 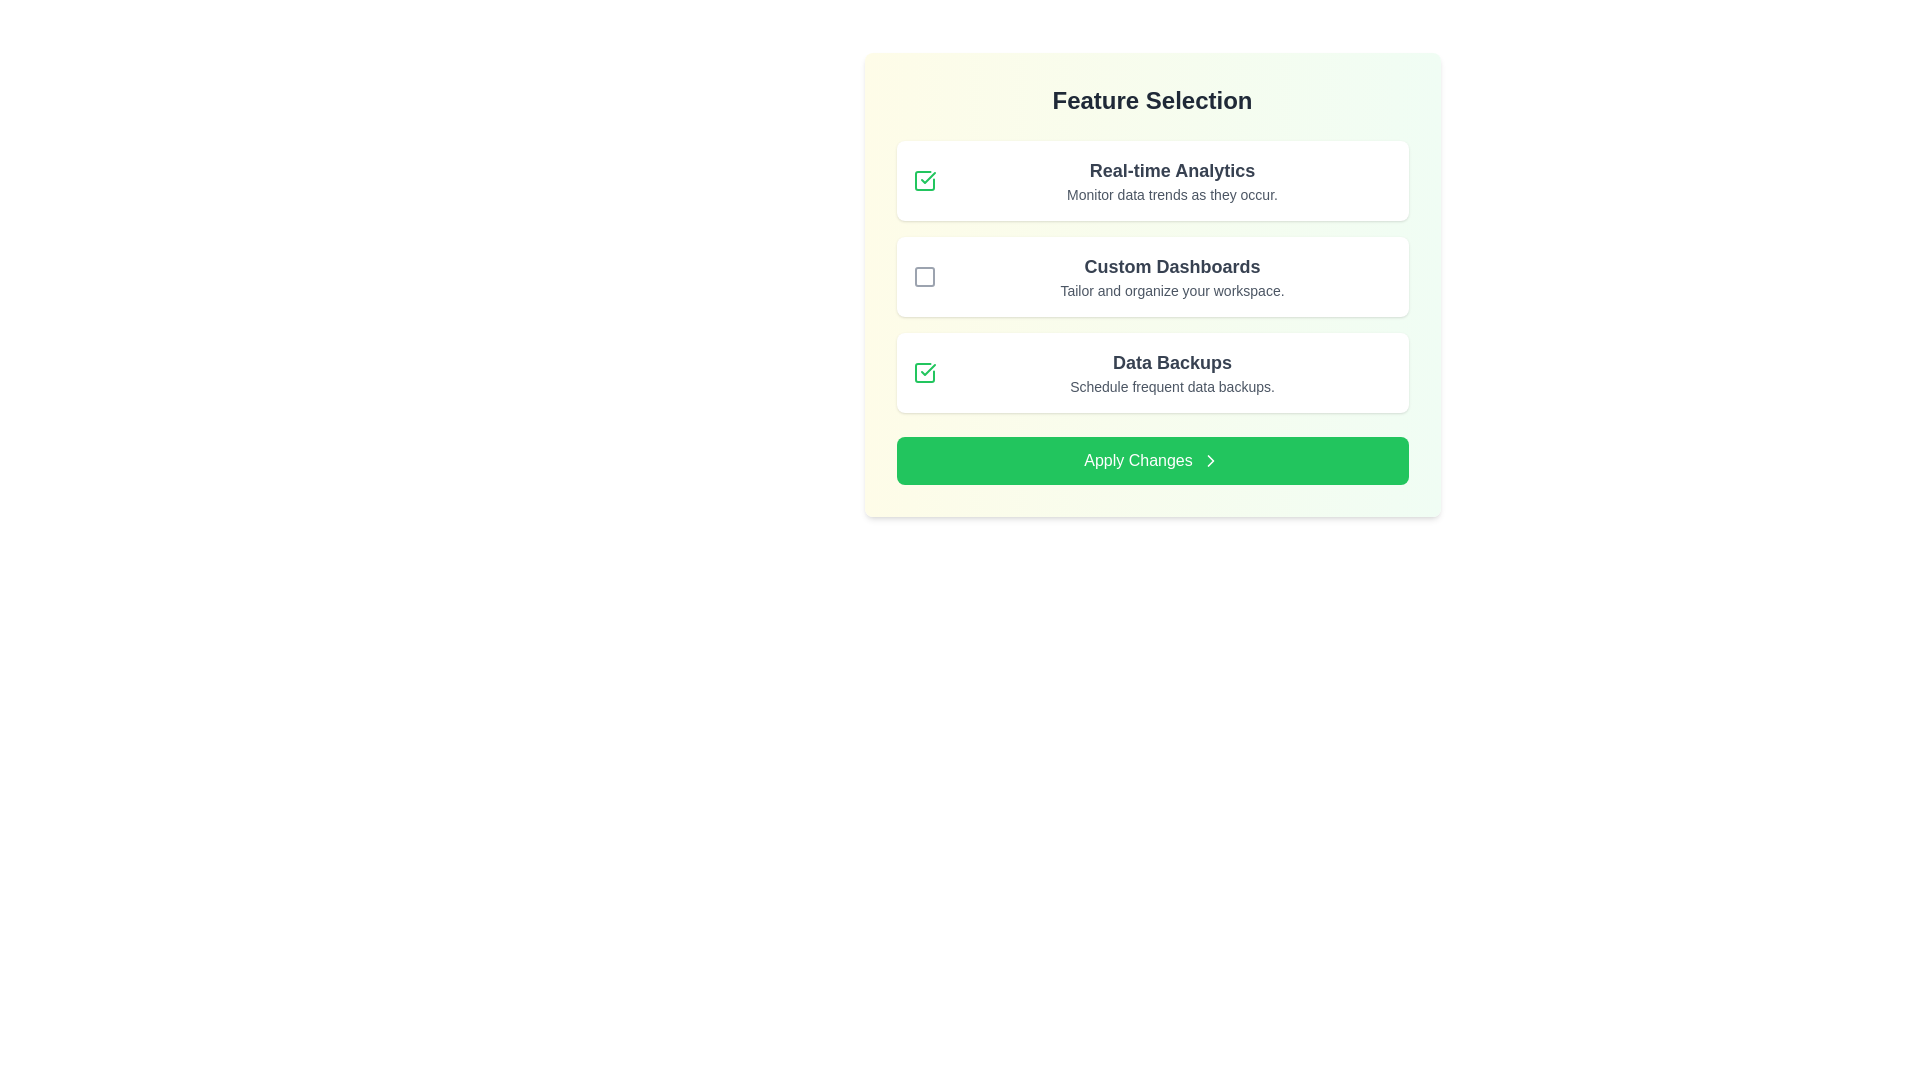 What do you see at coordinates (923, 277) in the screenshot?
I see `the checkbox with a gray outline located to the left of the 'Custom Dashboards' text in the second row of the 'Feature Selection' list` at bounding box center [923, 277].